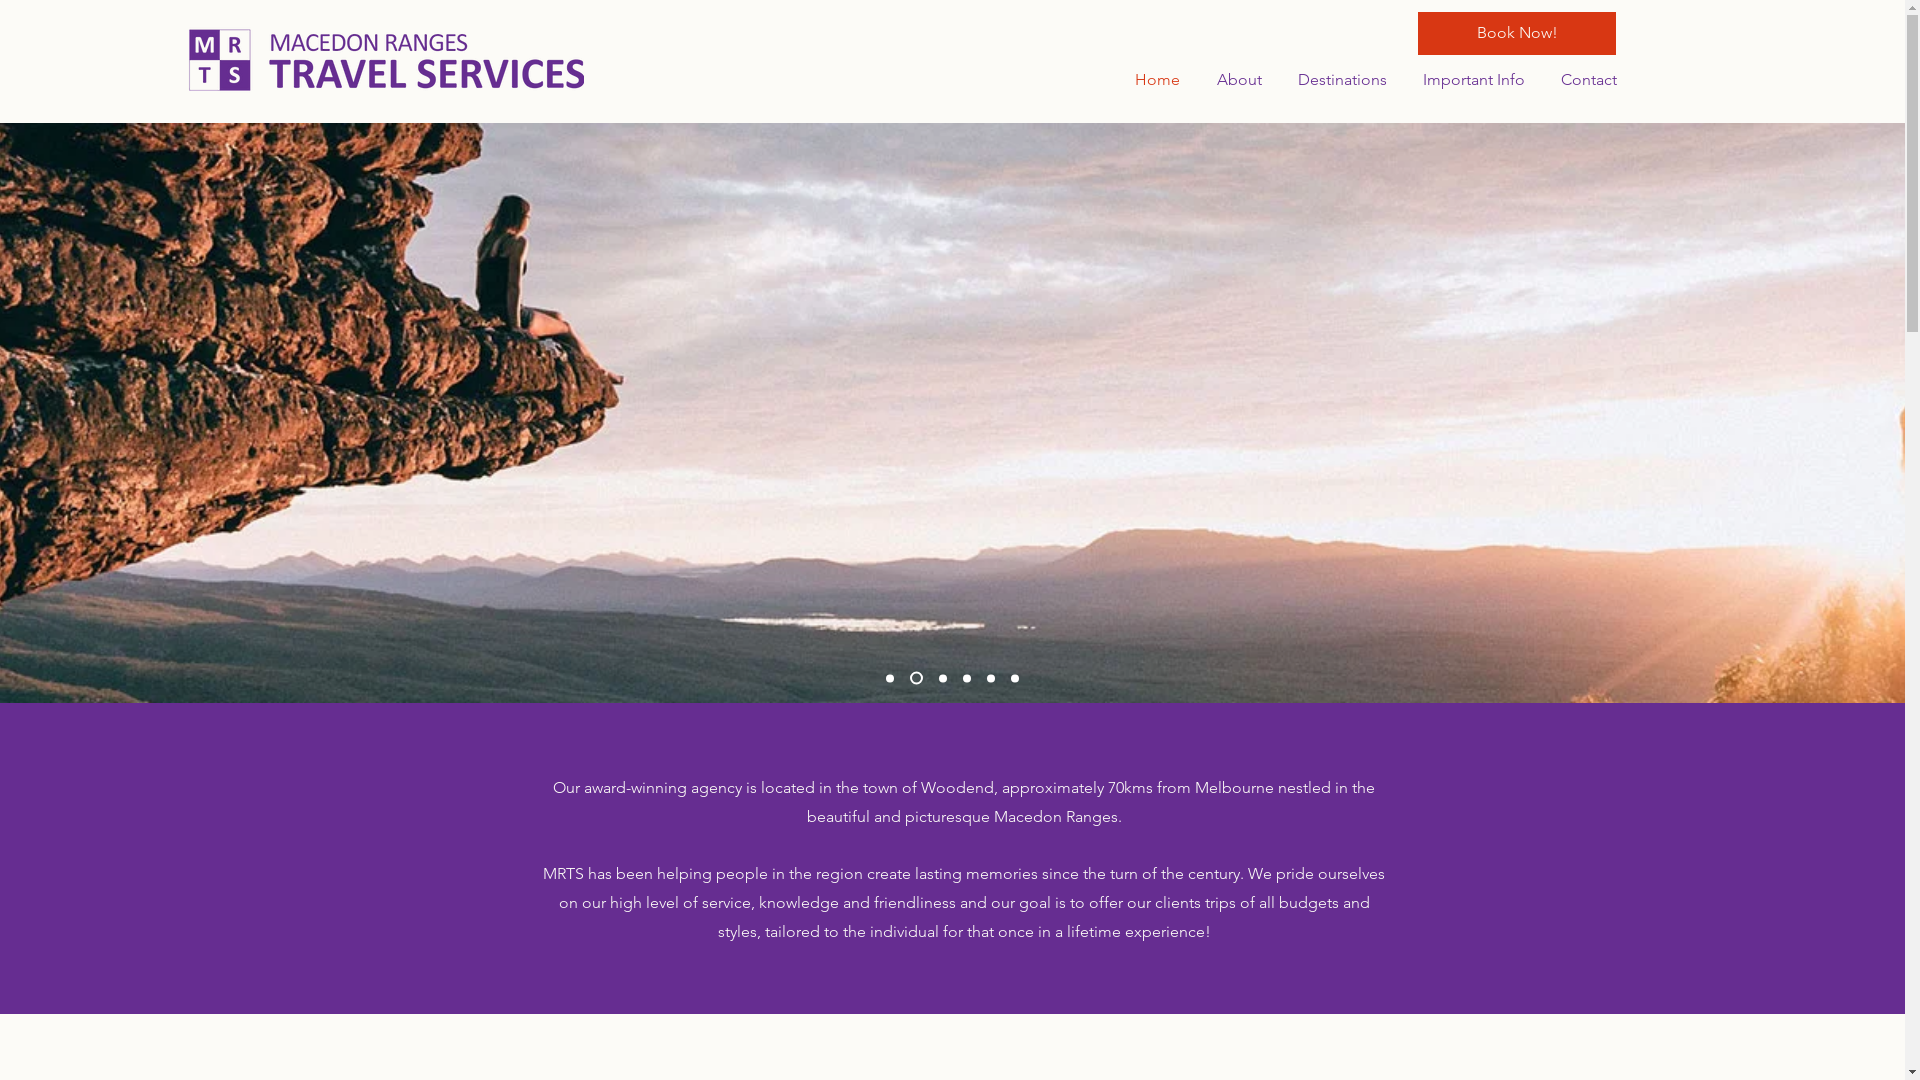 This screenshot has width=1920, height=1080. What do you see at coordinates (1416, 33) in the screenshot?
I see `'Book Now!'` at bounding box center [1416, 33].